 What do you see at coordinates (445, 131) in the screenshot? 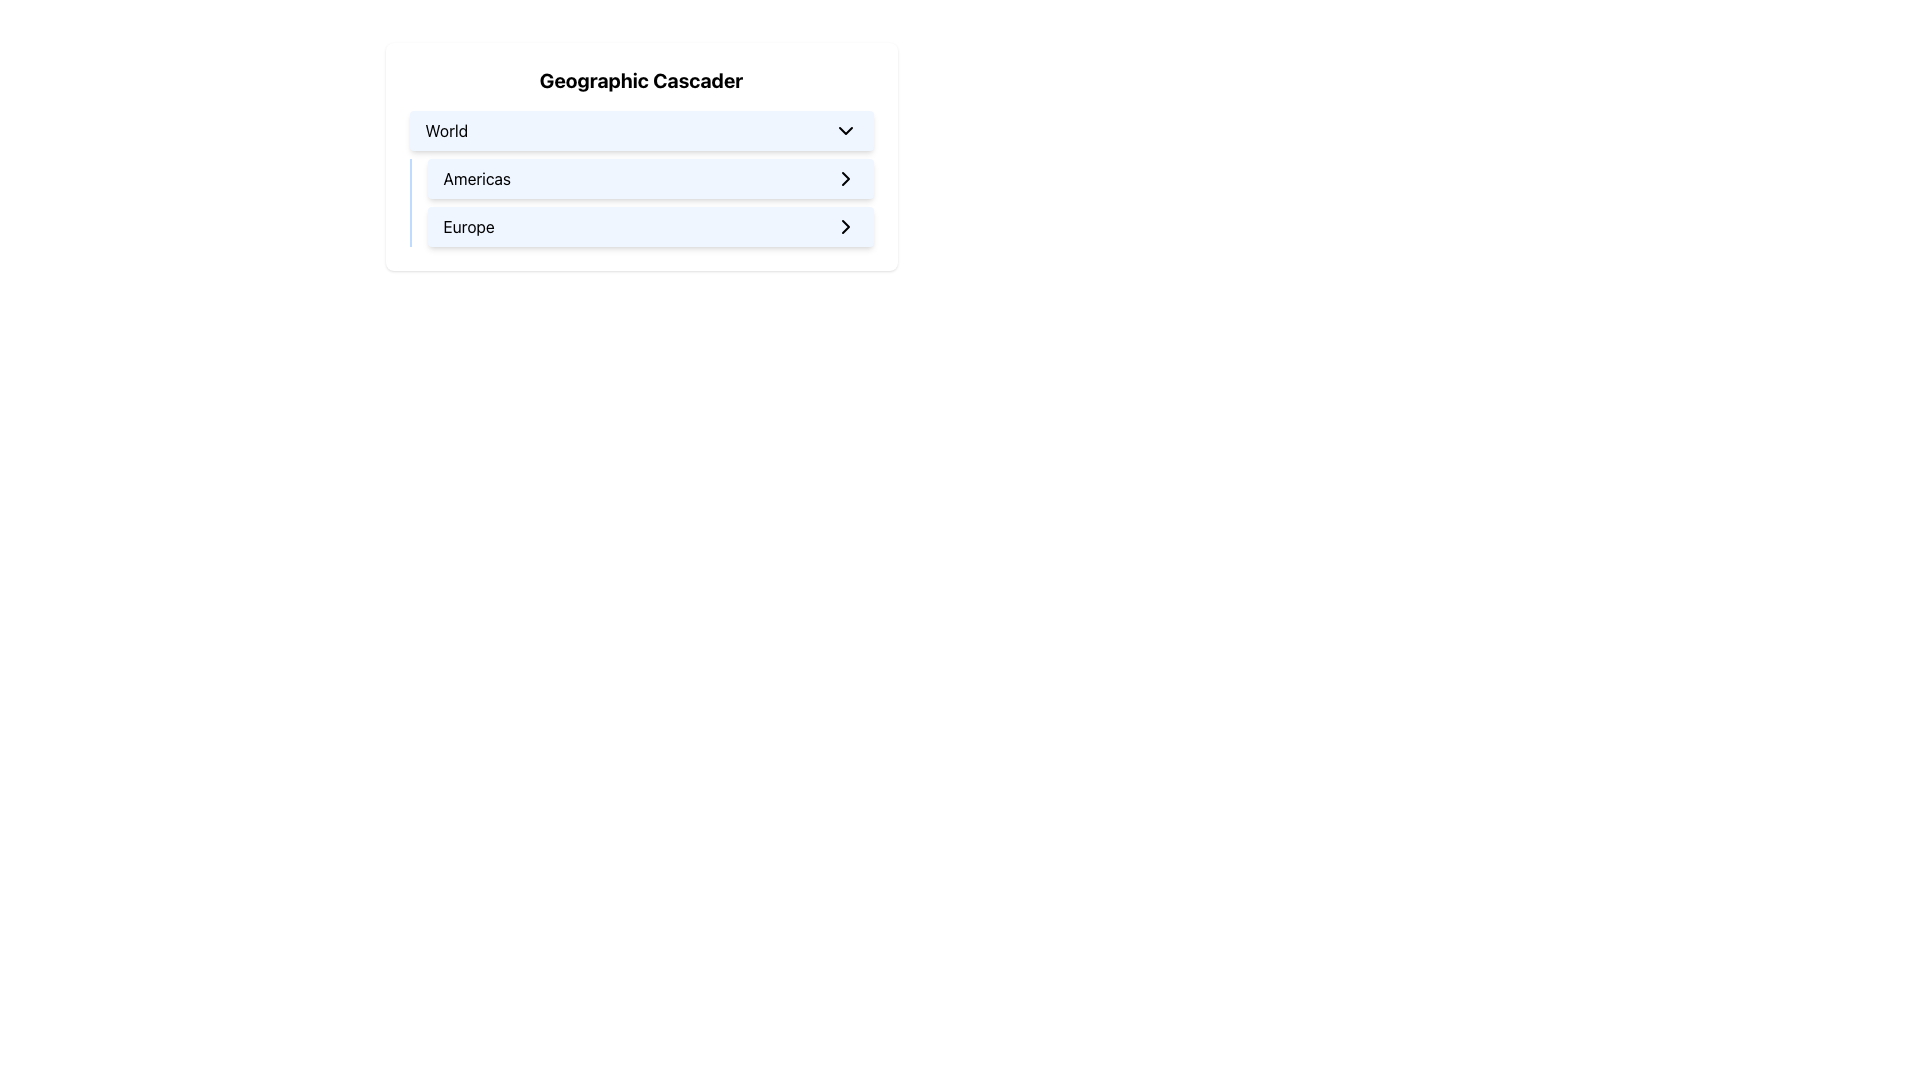
I see `the text label reading 'World' located at the top of the 'Geographic Cascader' dropdown menu, which is aligned to the left of the dropdown header` at bounding box center [445, 131].